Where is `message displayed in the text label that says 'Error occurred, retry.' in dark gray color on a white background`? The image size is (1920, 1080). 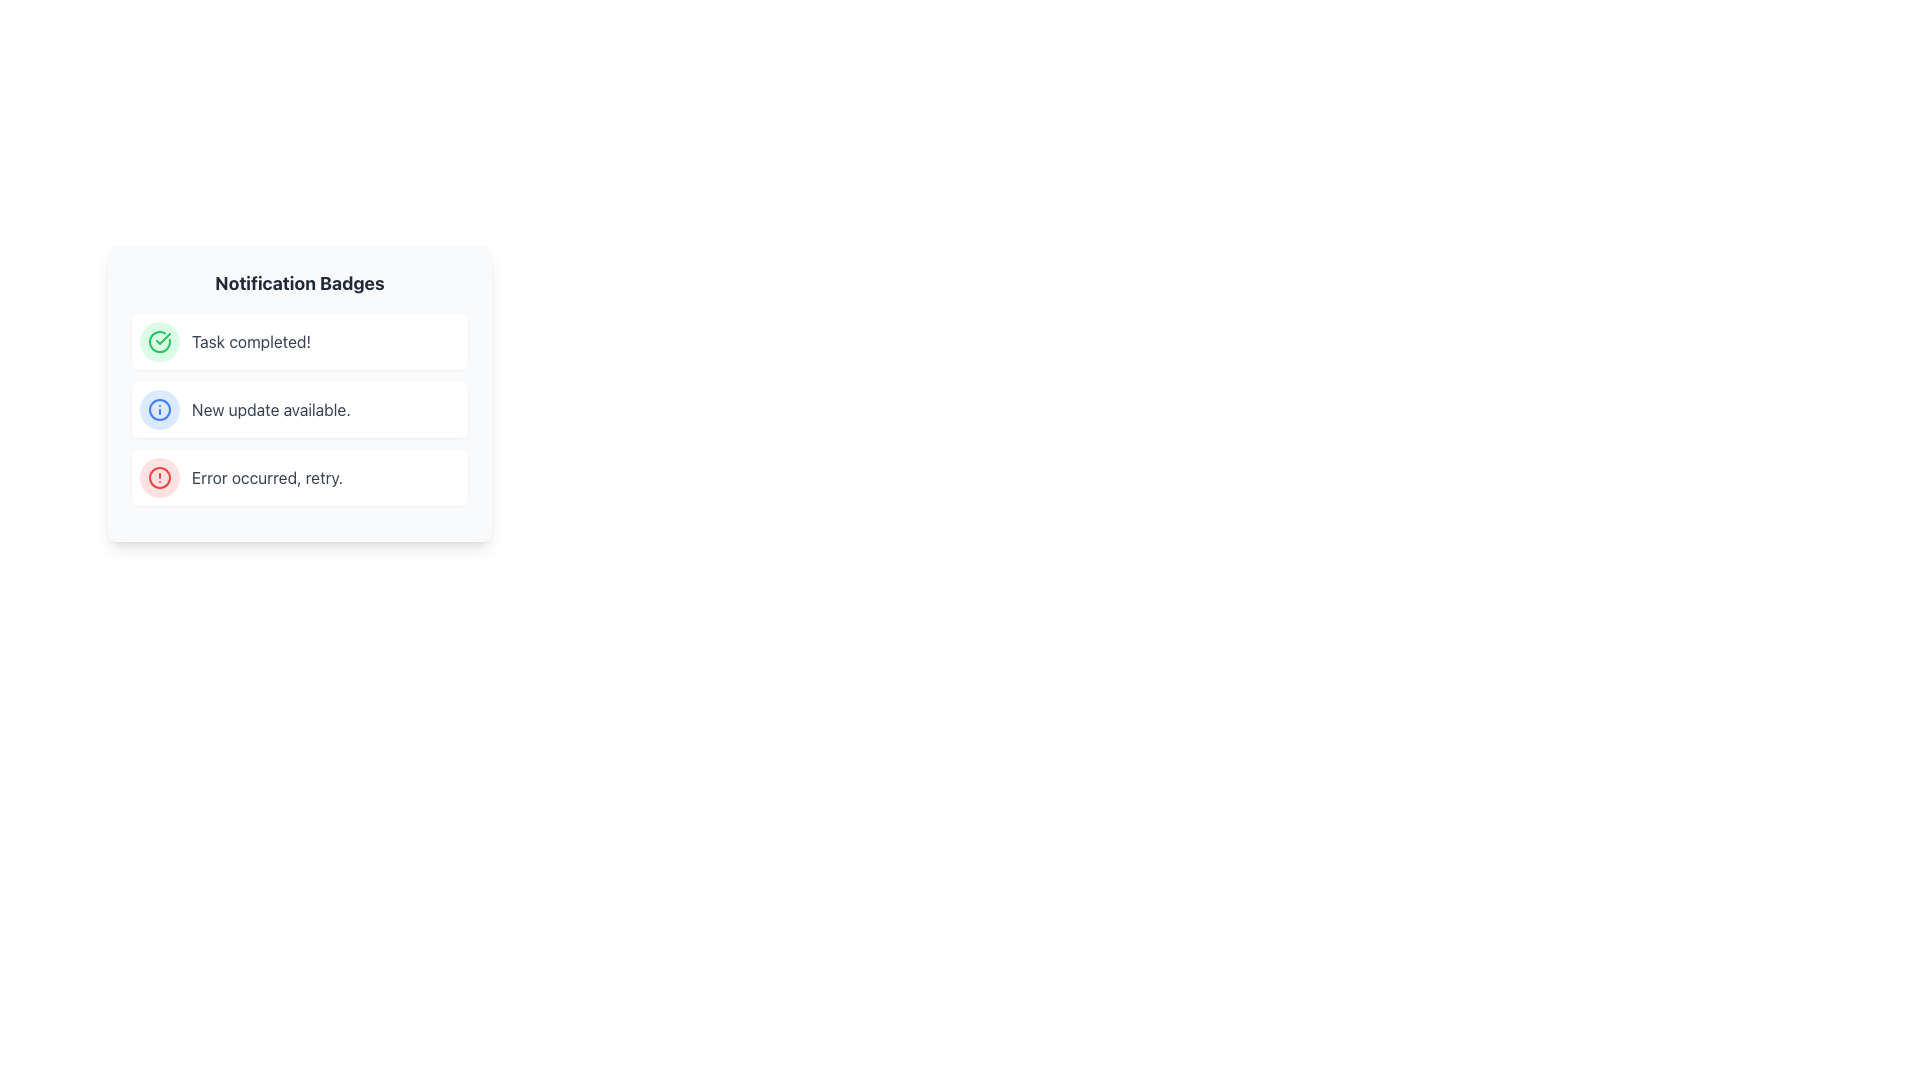
message displayed in the text label that says 'Error occurred, retry.' in dark gray color on a white background is located at coordinates (266, 478).